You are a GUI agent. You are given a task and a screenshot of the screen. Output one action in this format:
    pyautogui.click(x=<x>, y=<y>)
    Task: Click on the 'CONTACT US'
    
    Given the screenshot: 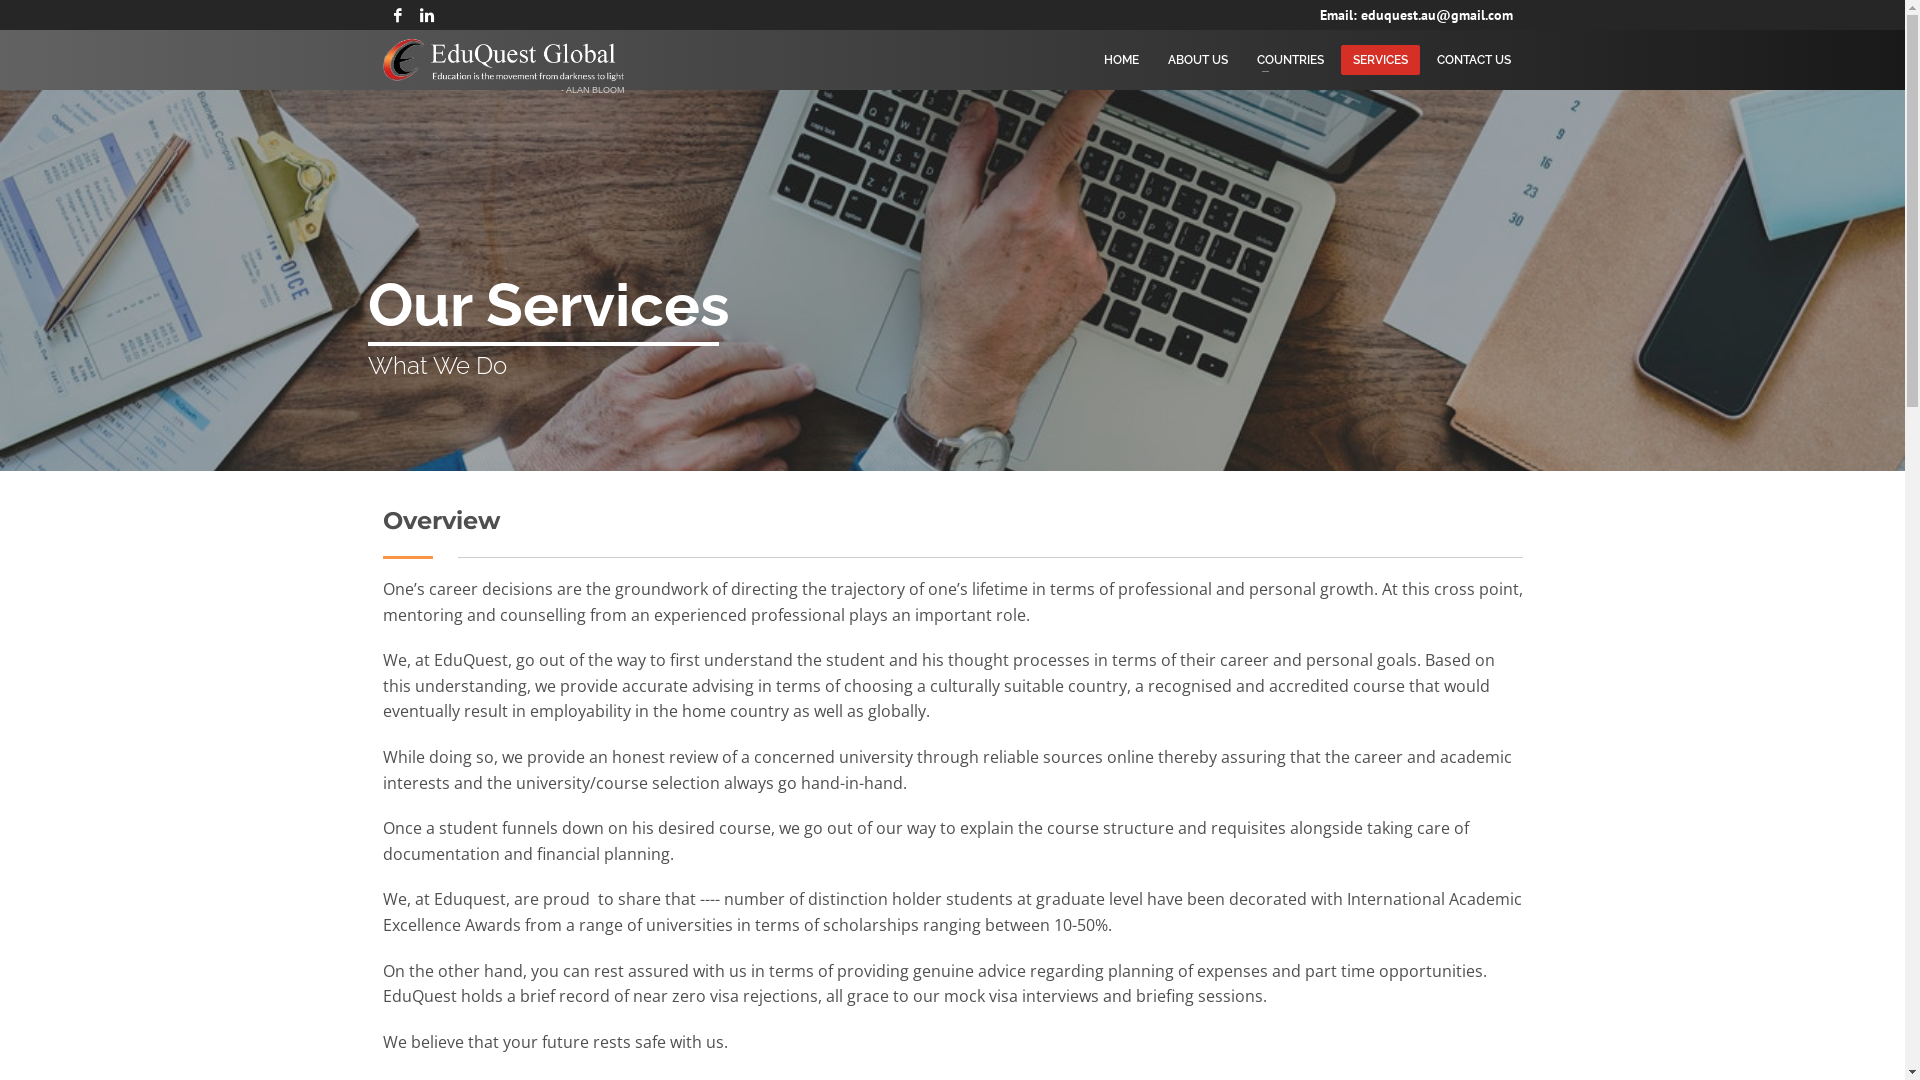 What is the action you would take?
    pyautogui.click(x=1473, y=59)
    